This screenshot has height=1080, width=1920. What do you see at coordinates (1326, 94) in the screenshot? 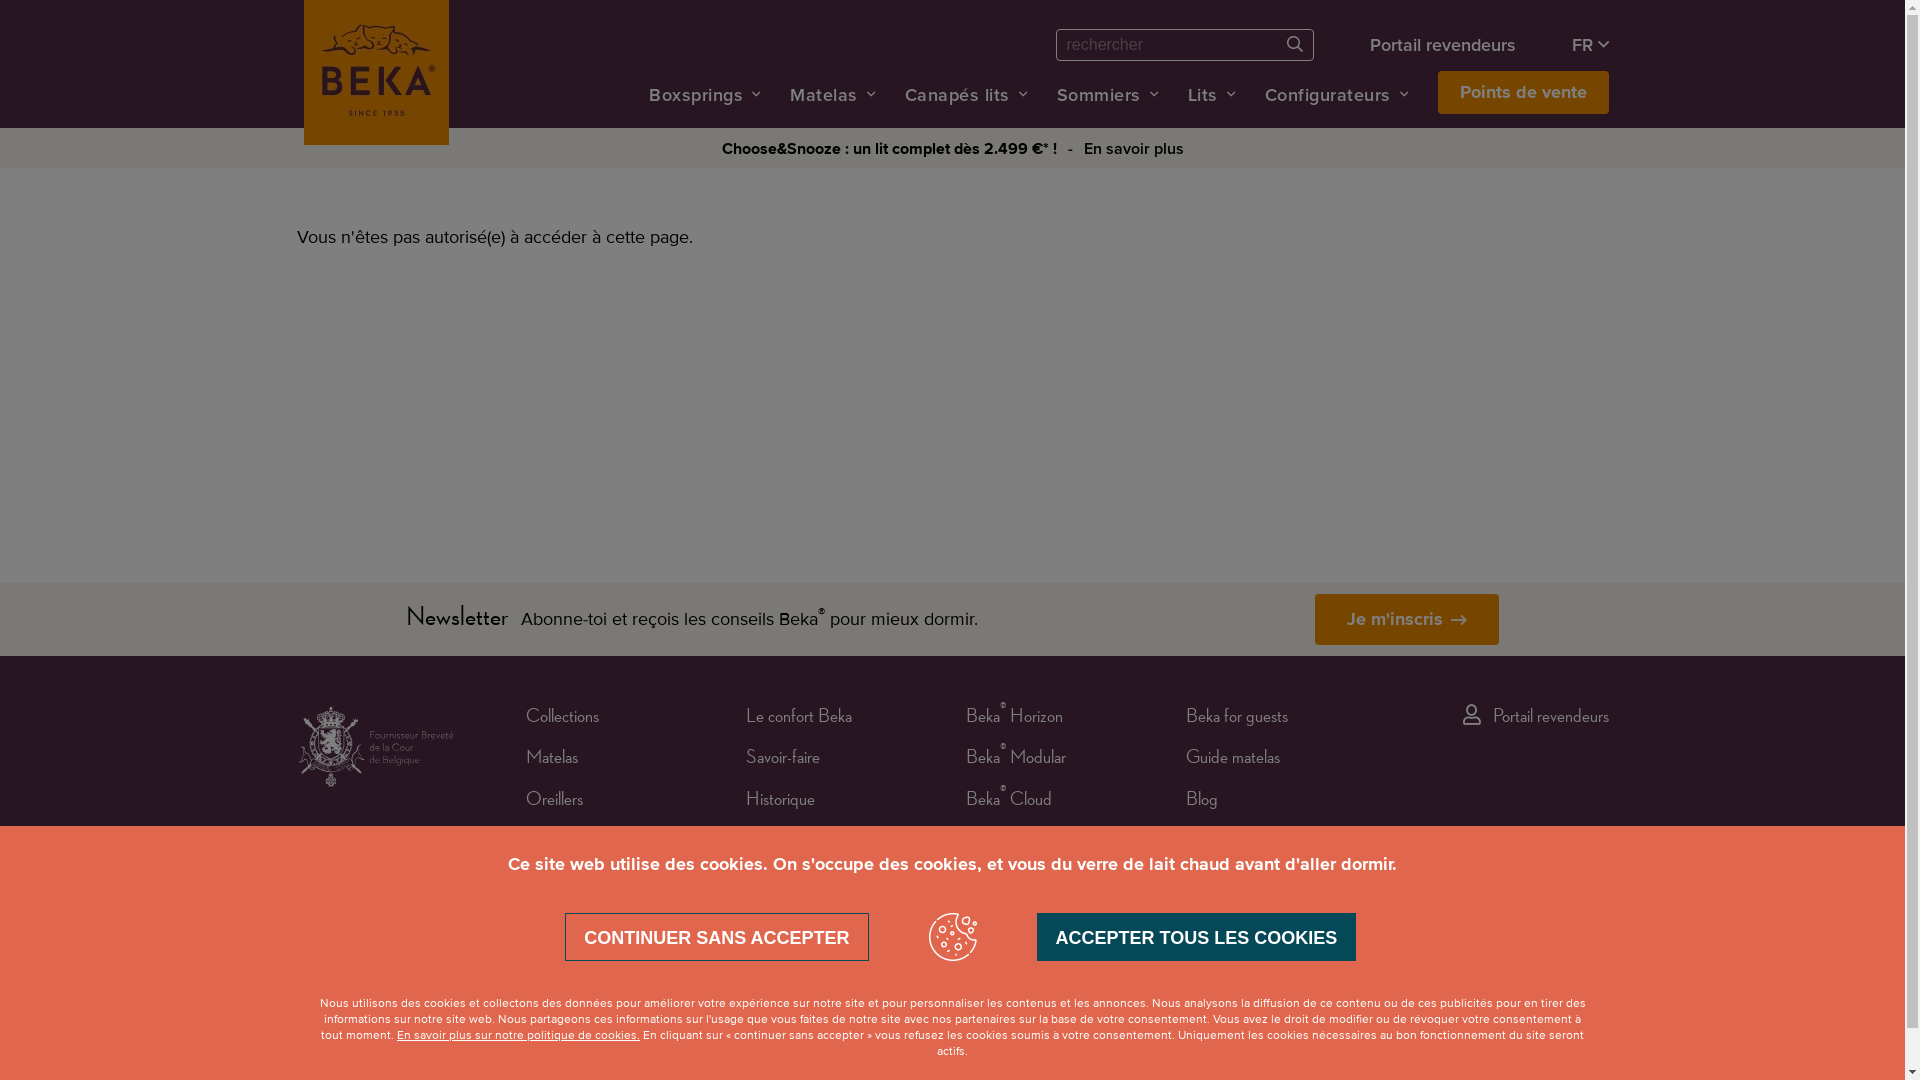
I see `'Configurateurs'` at bounding box center [1326, 94].